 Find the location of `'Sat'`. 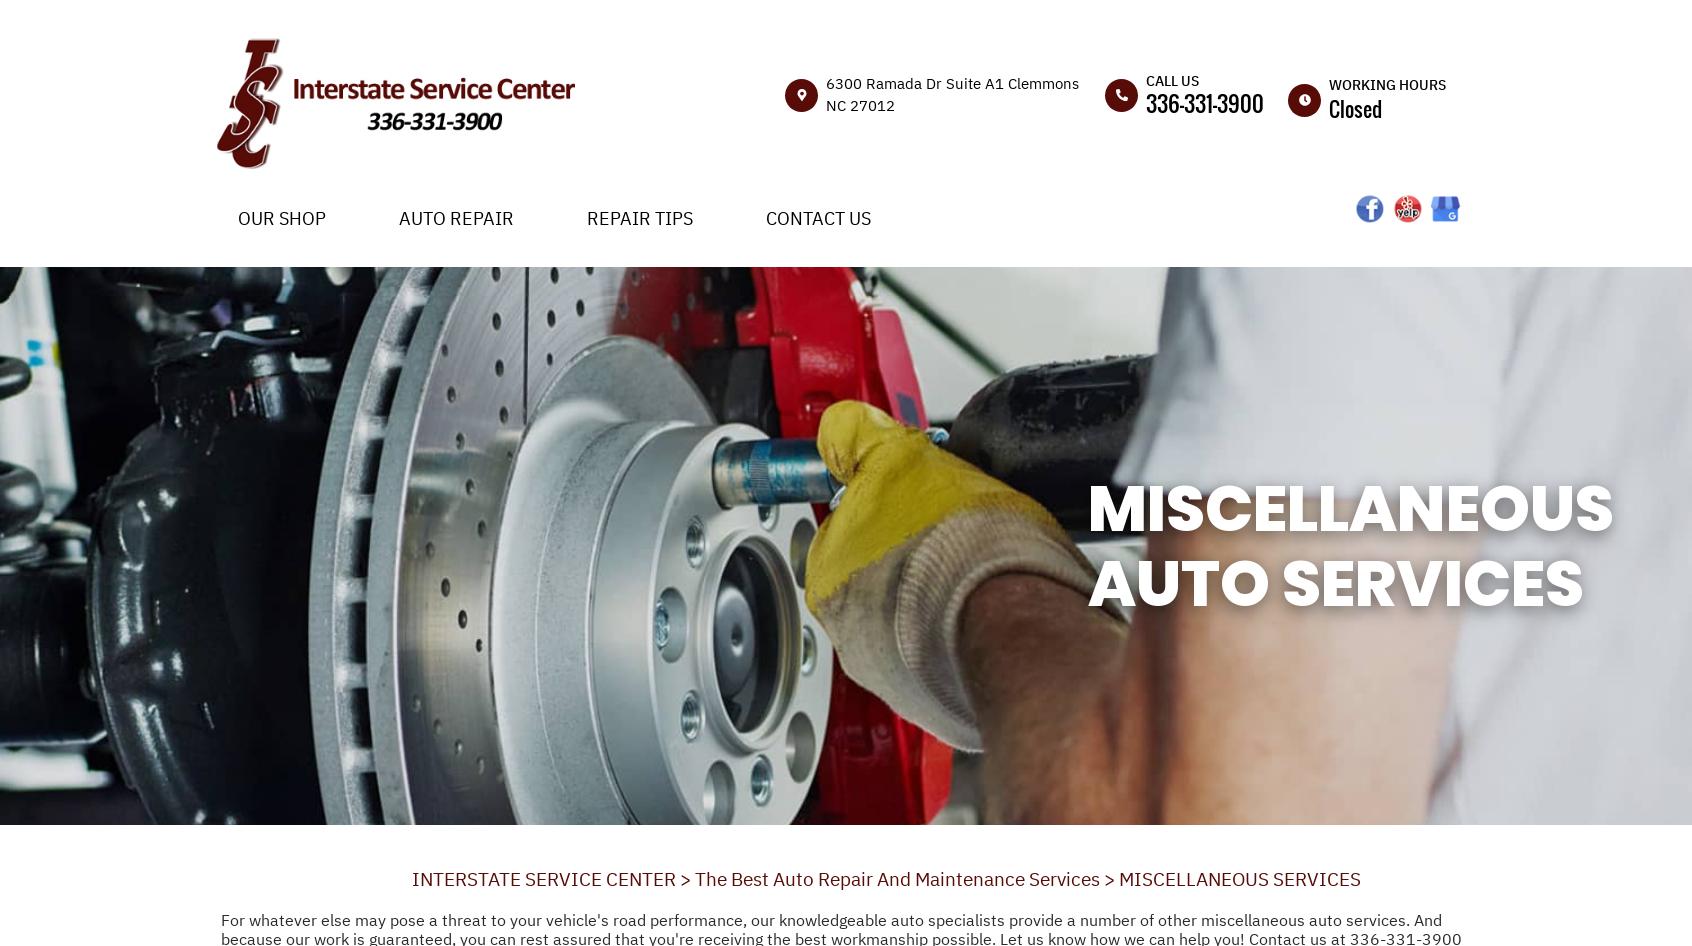

'Sat' is located at coordinates (1312, 421).